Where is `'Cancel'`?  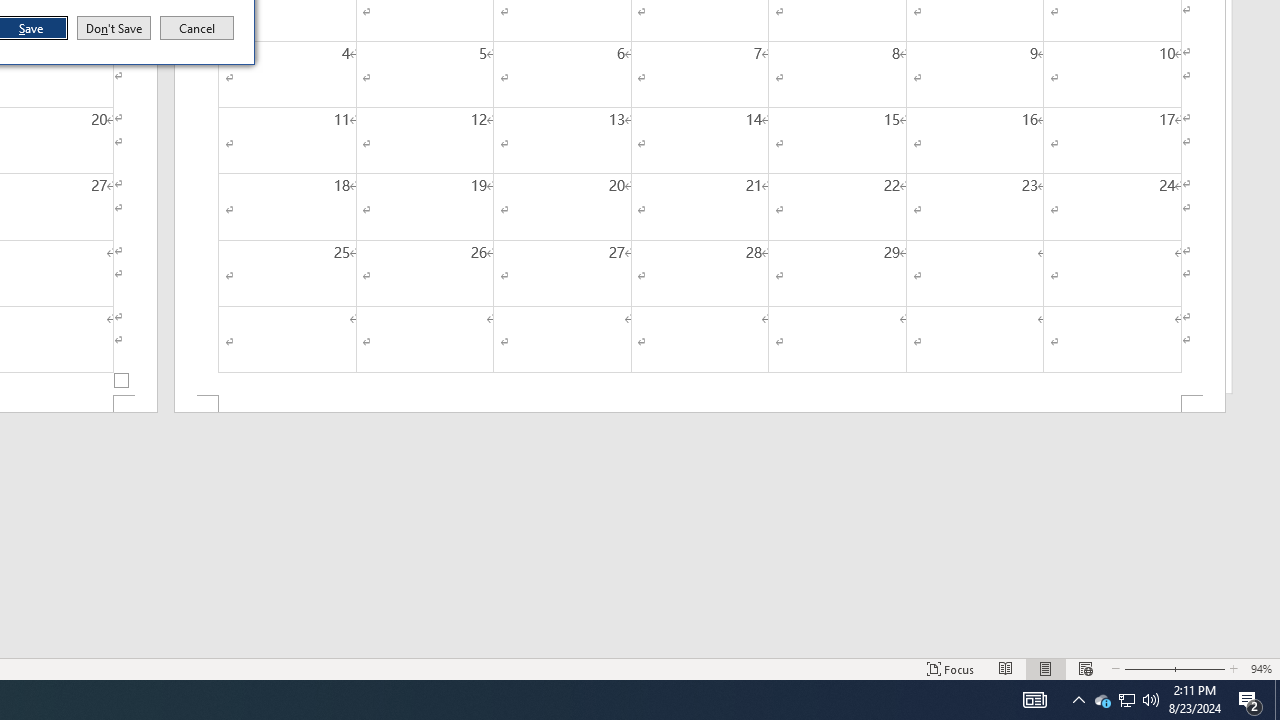
'Cancel' is located at coordinates (197, 28).